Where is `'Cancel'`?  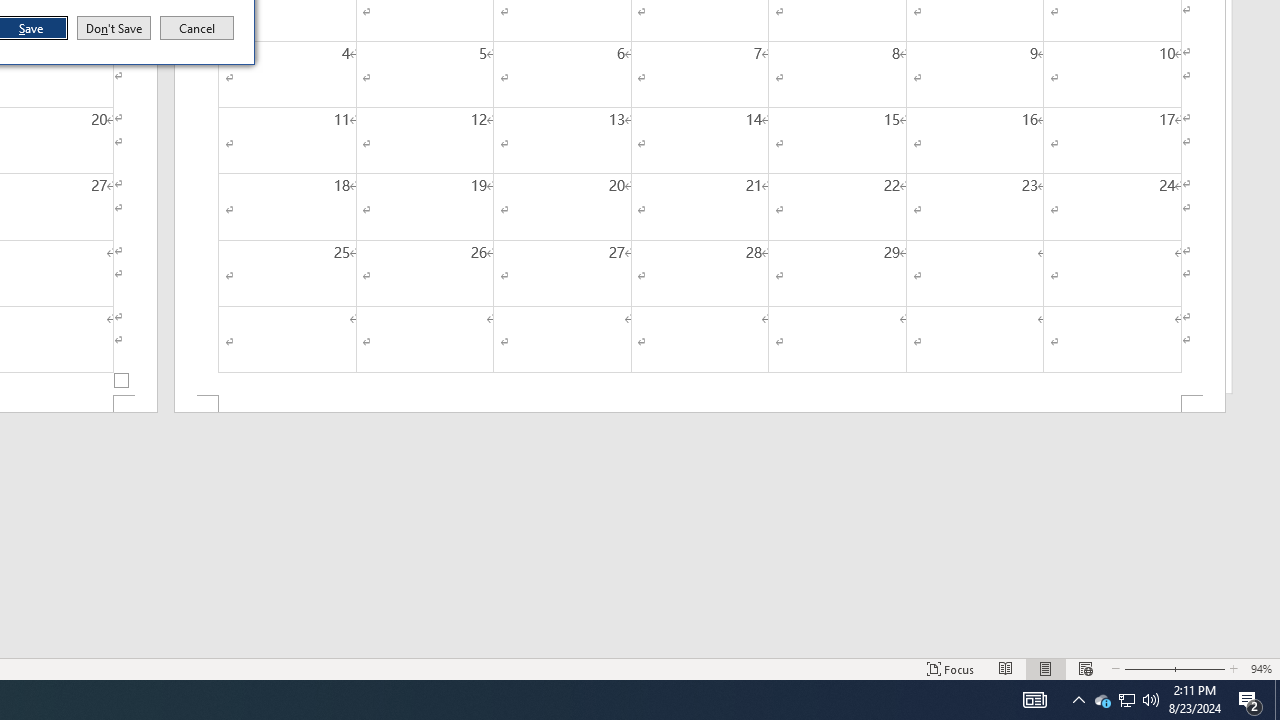
'Cancel' is located at coordinates (197, 28).